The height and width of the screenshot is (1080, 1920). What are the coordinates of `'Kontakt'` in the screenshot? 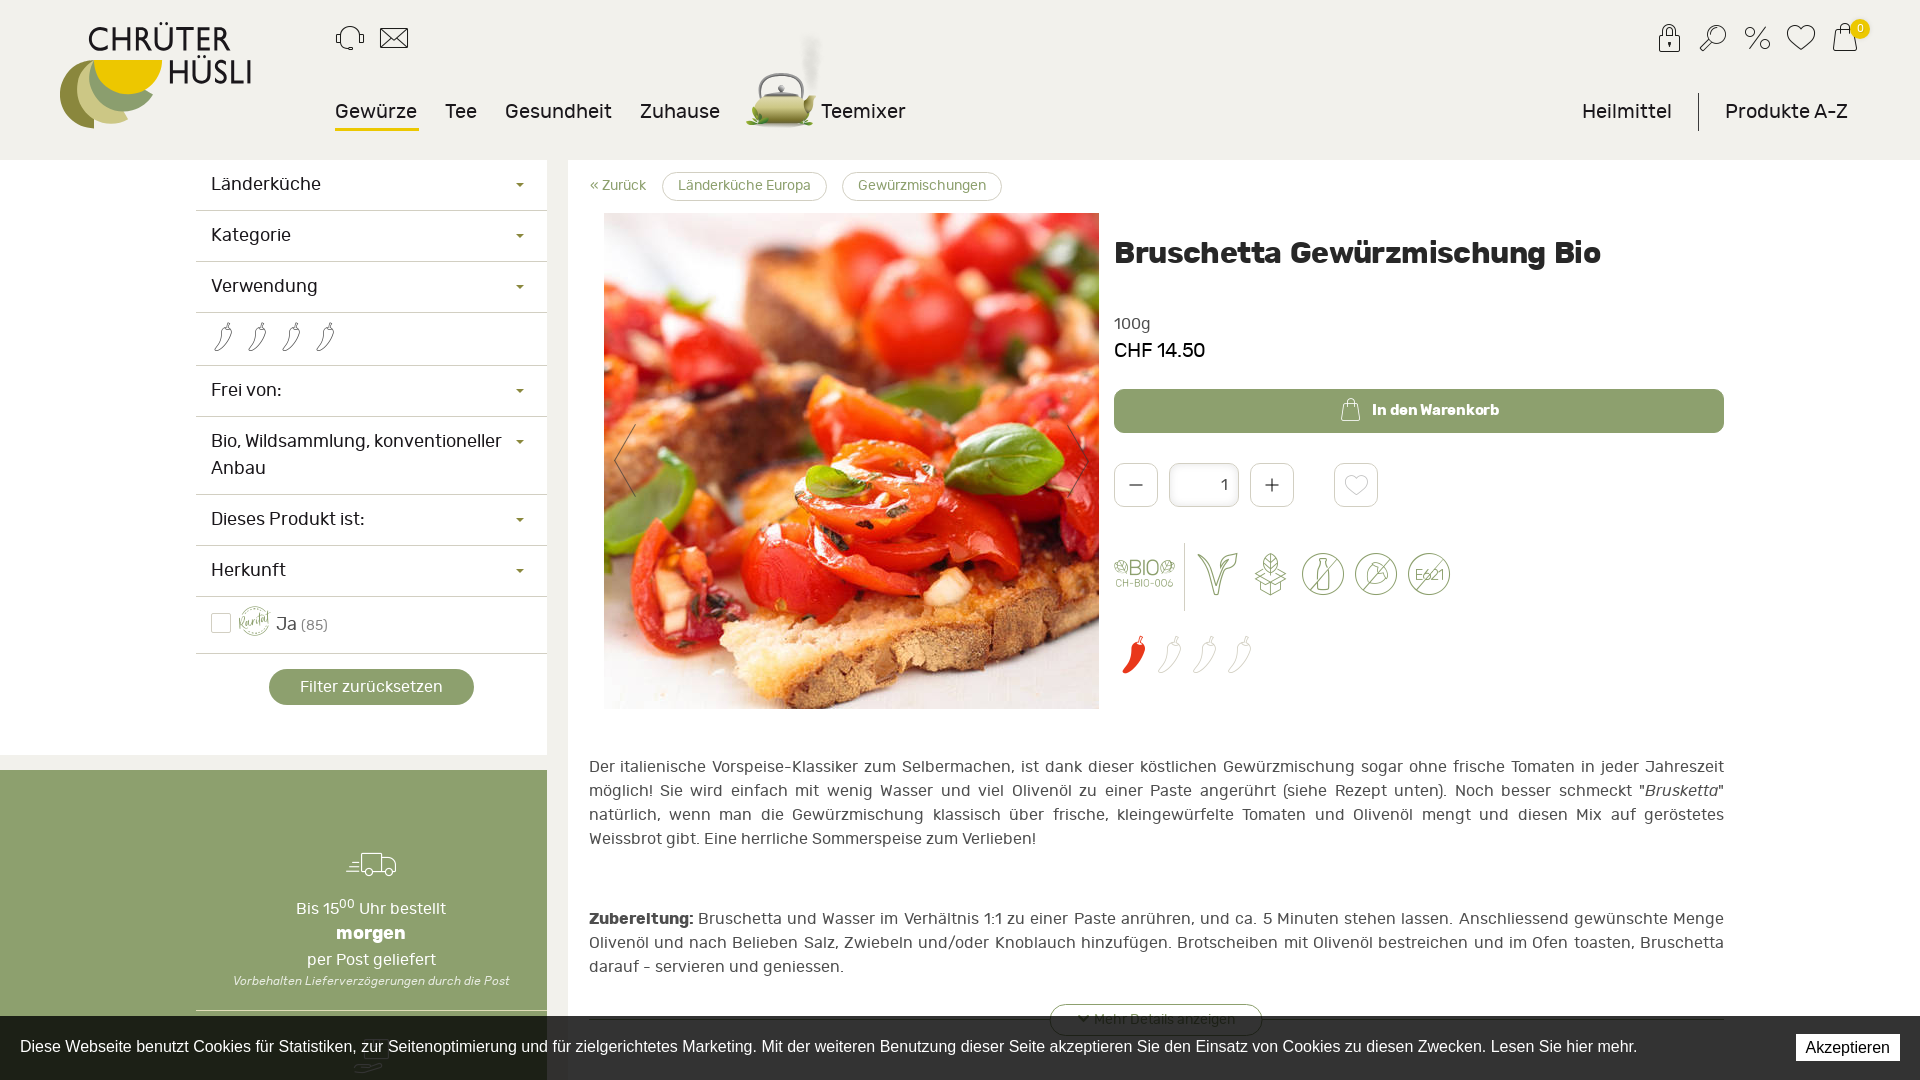 It's located at (350, 42).